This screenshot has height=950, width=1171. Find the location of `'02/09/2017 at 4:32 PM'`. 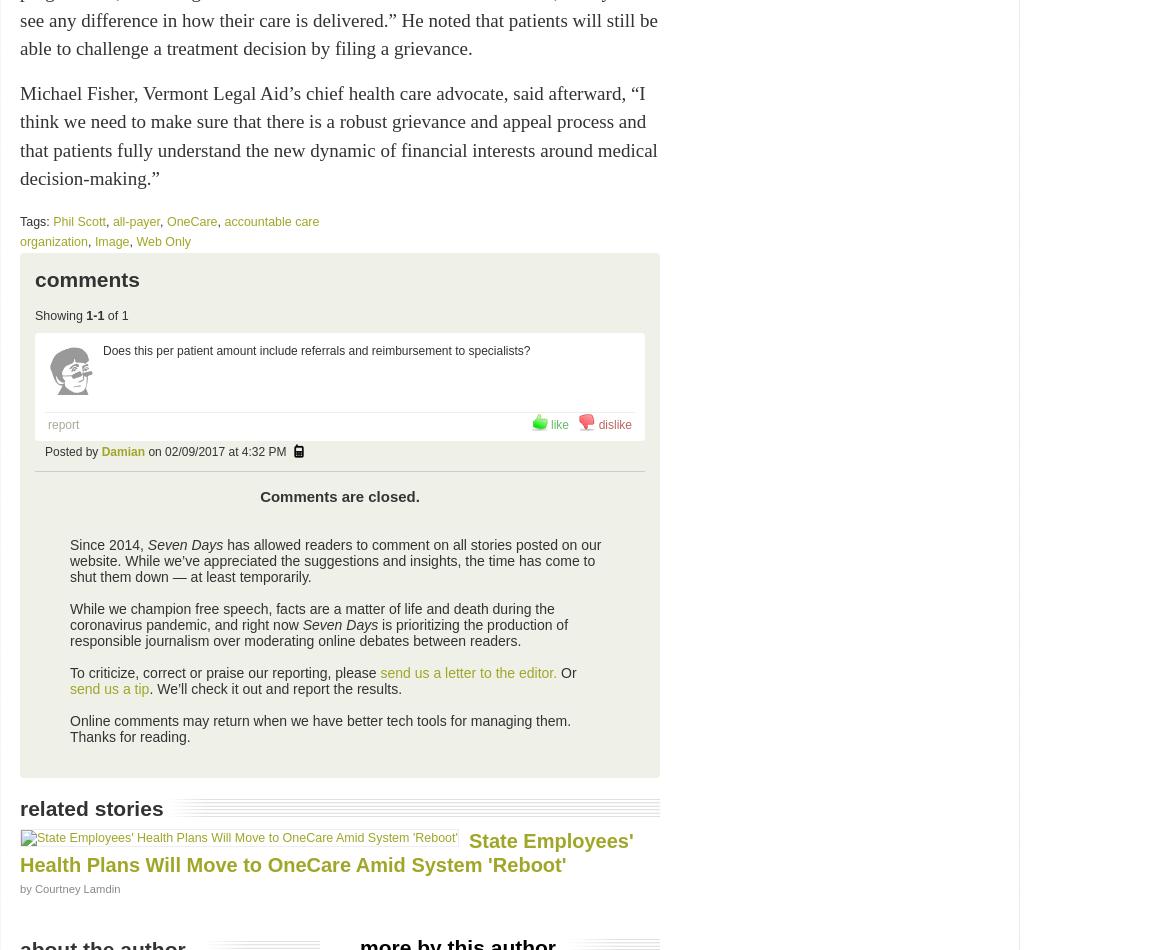

'02/09/2017 at 4:32 PM' is located at coordinates (224, 449).